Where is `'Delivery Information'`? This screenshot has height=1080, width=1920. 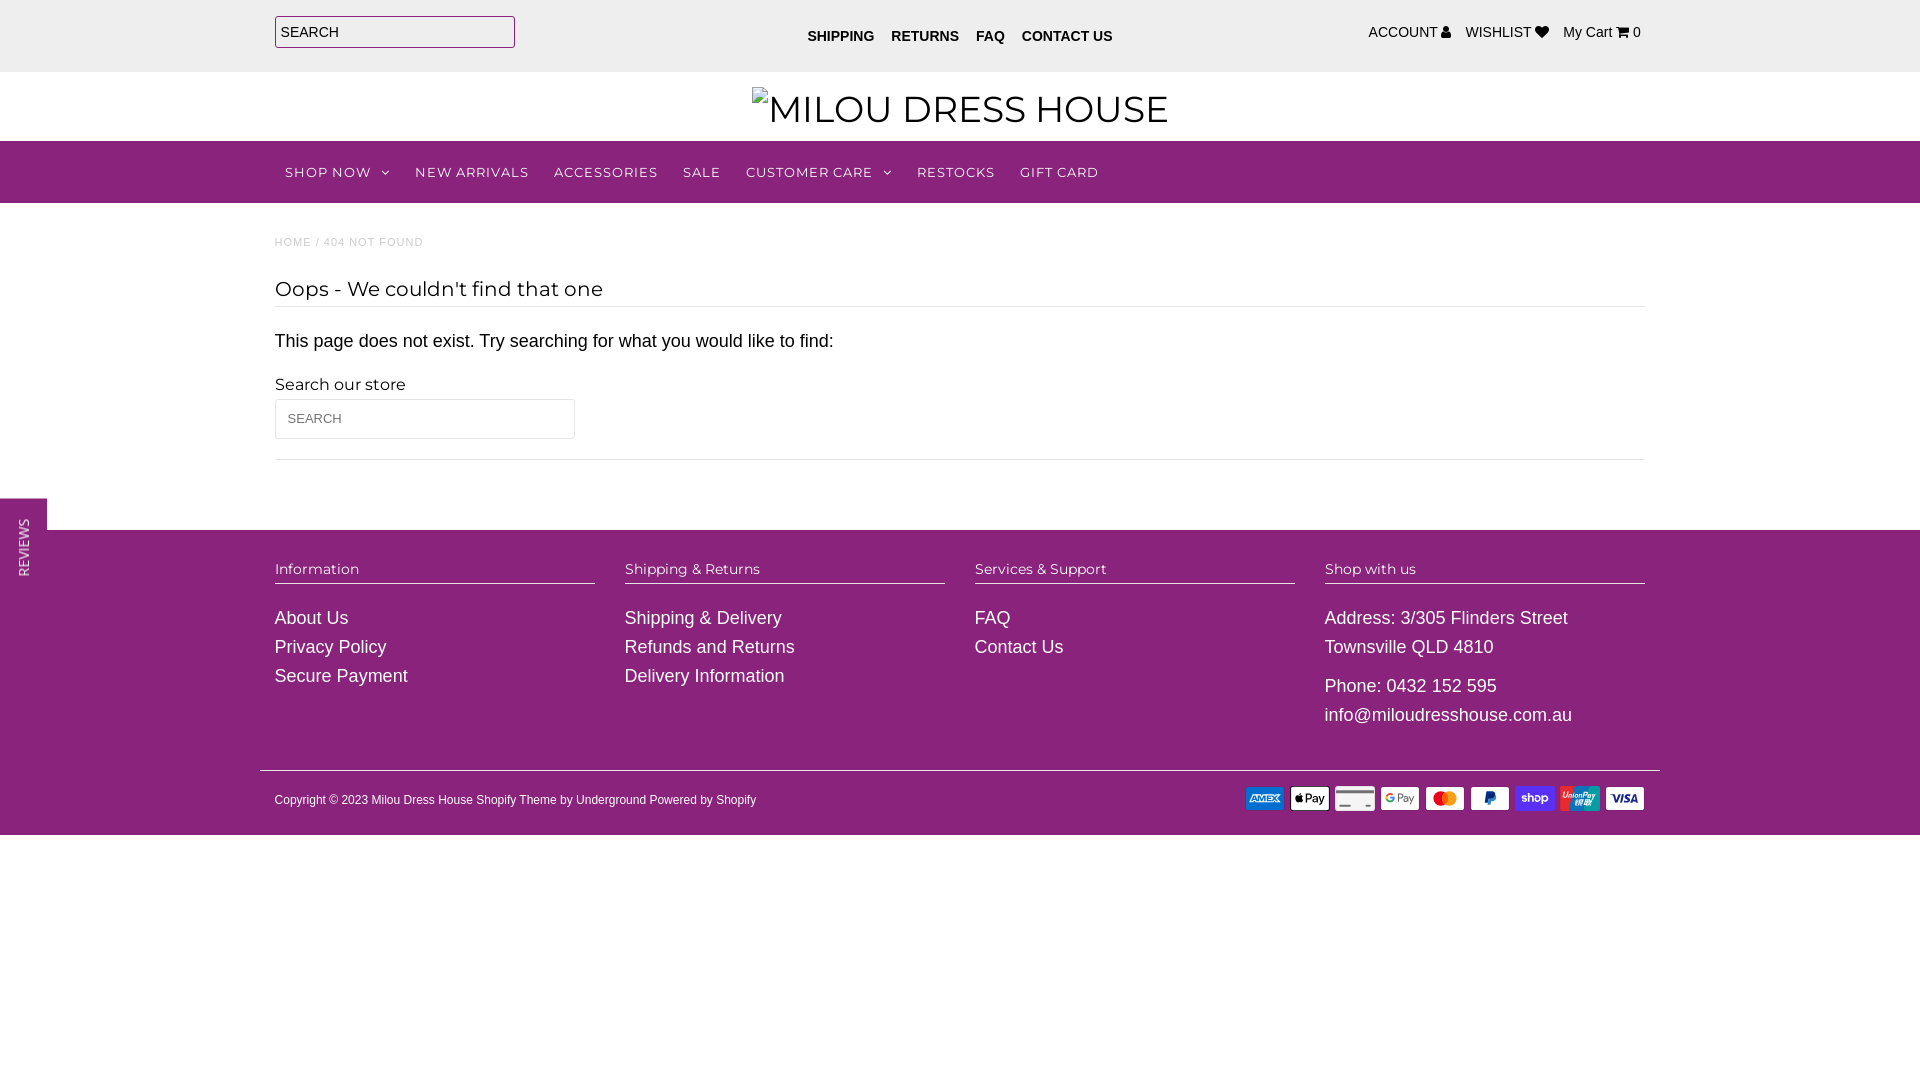
'Delivery Information' is located at coordinates (705, 675).